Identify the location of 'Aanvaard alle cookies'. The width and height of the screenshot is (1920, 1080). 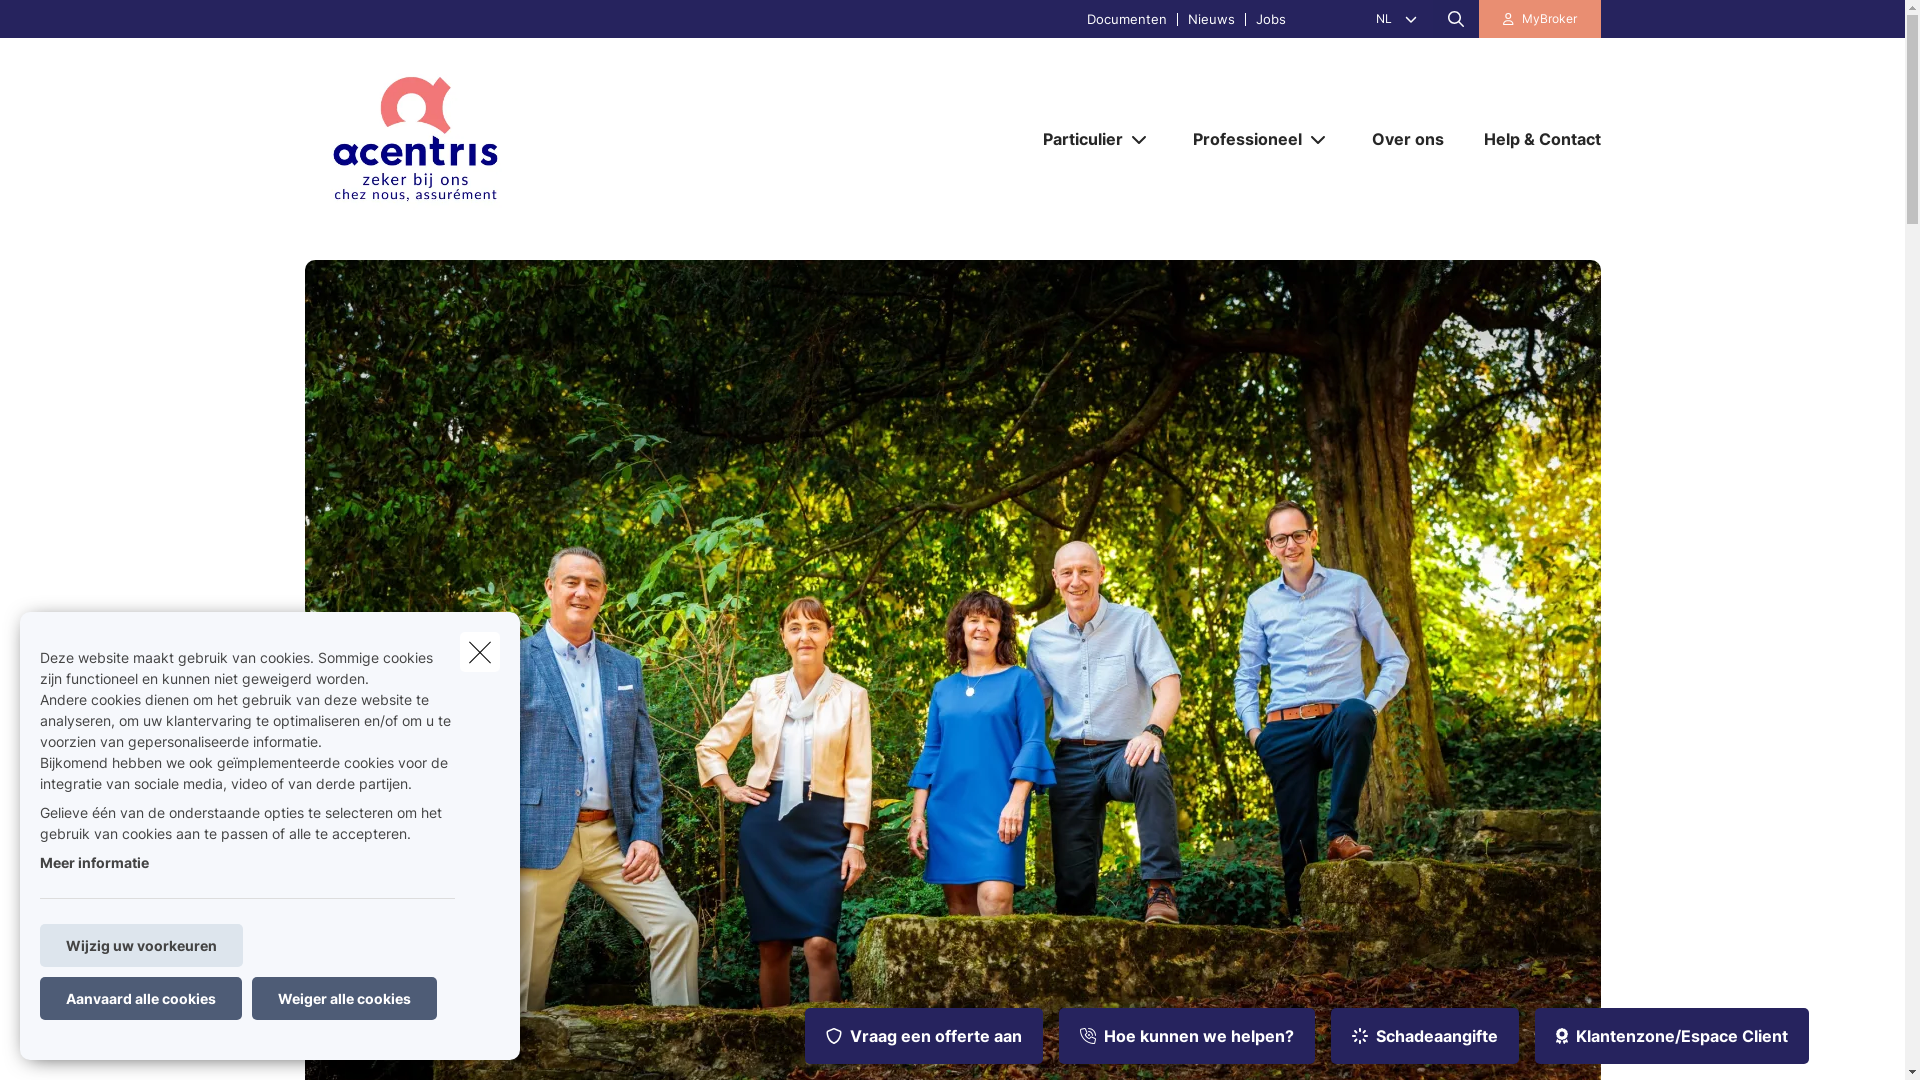
(139, 998).